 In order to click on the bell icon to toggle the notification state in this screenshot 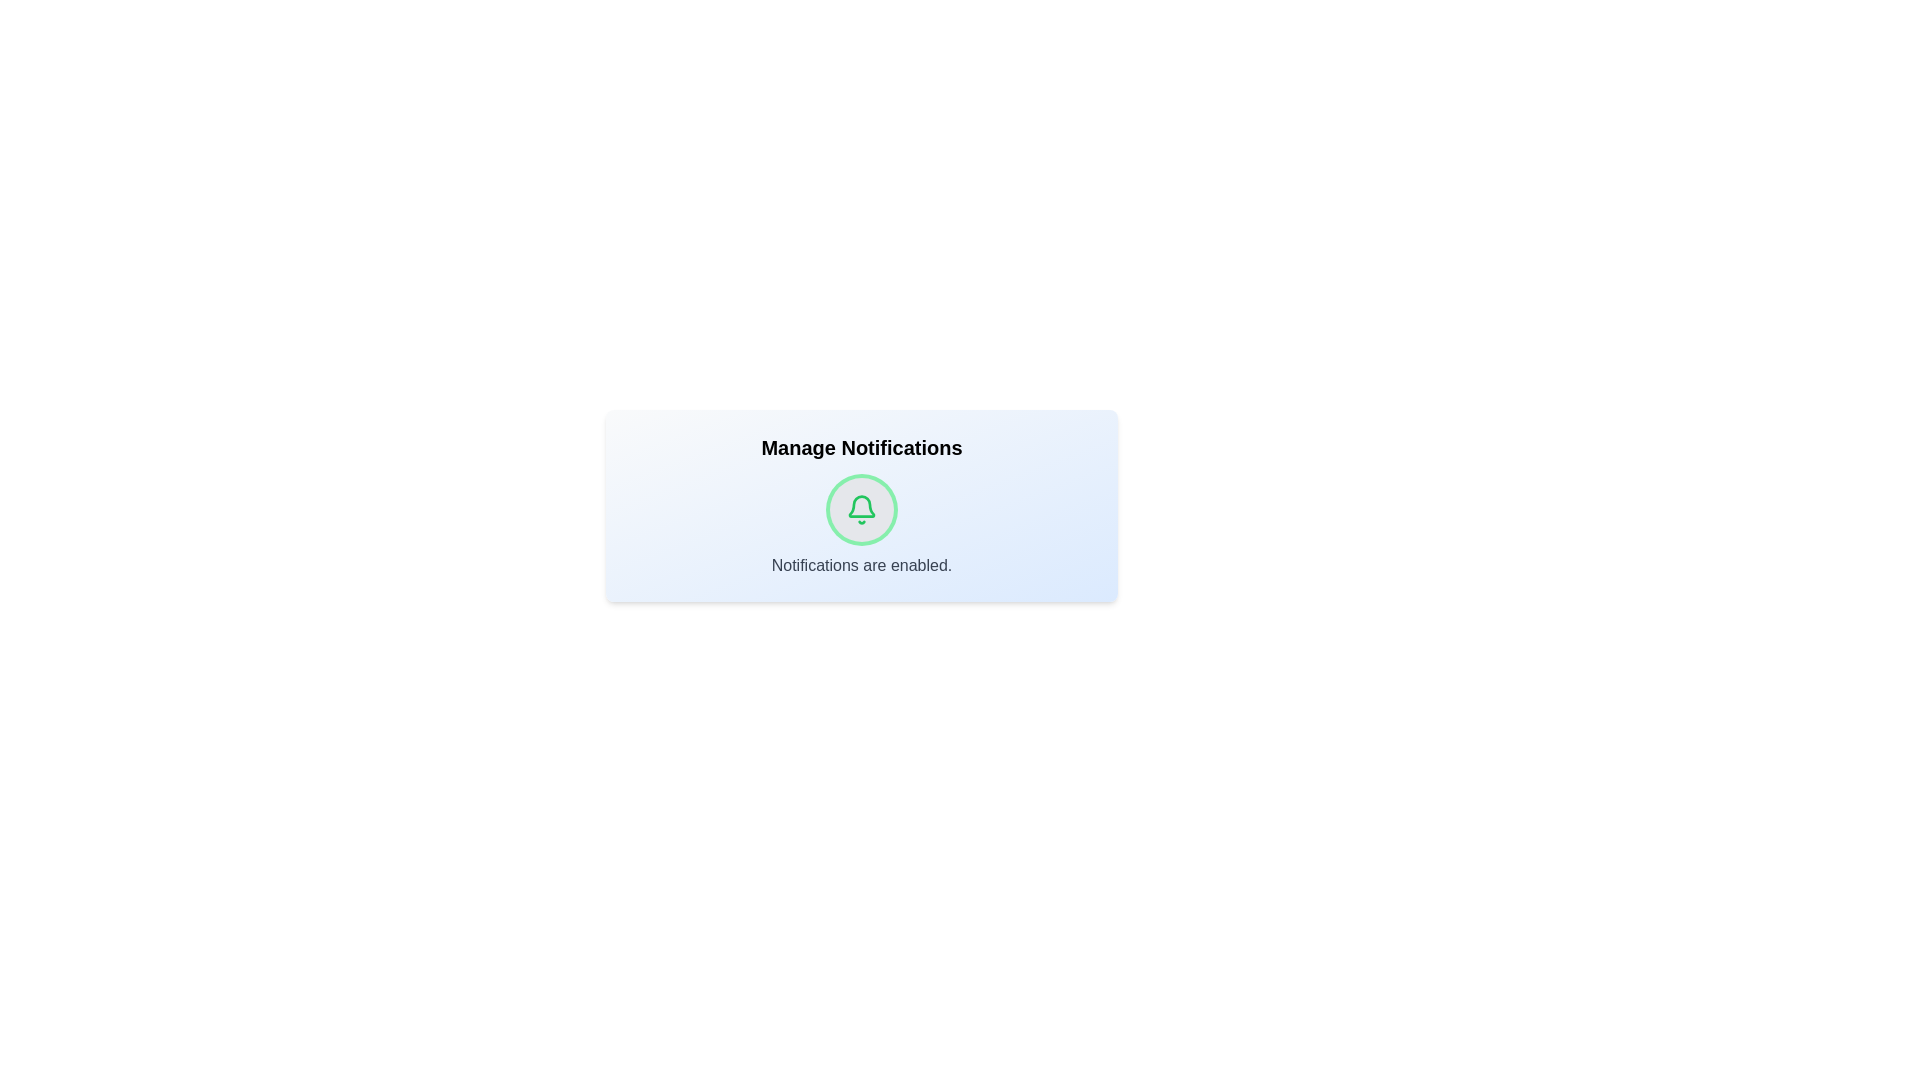, I will do `click(862, 508)`.